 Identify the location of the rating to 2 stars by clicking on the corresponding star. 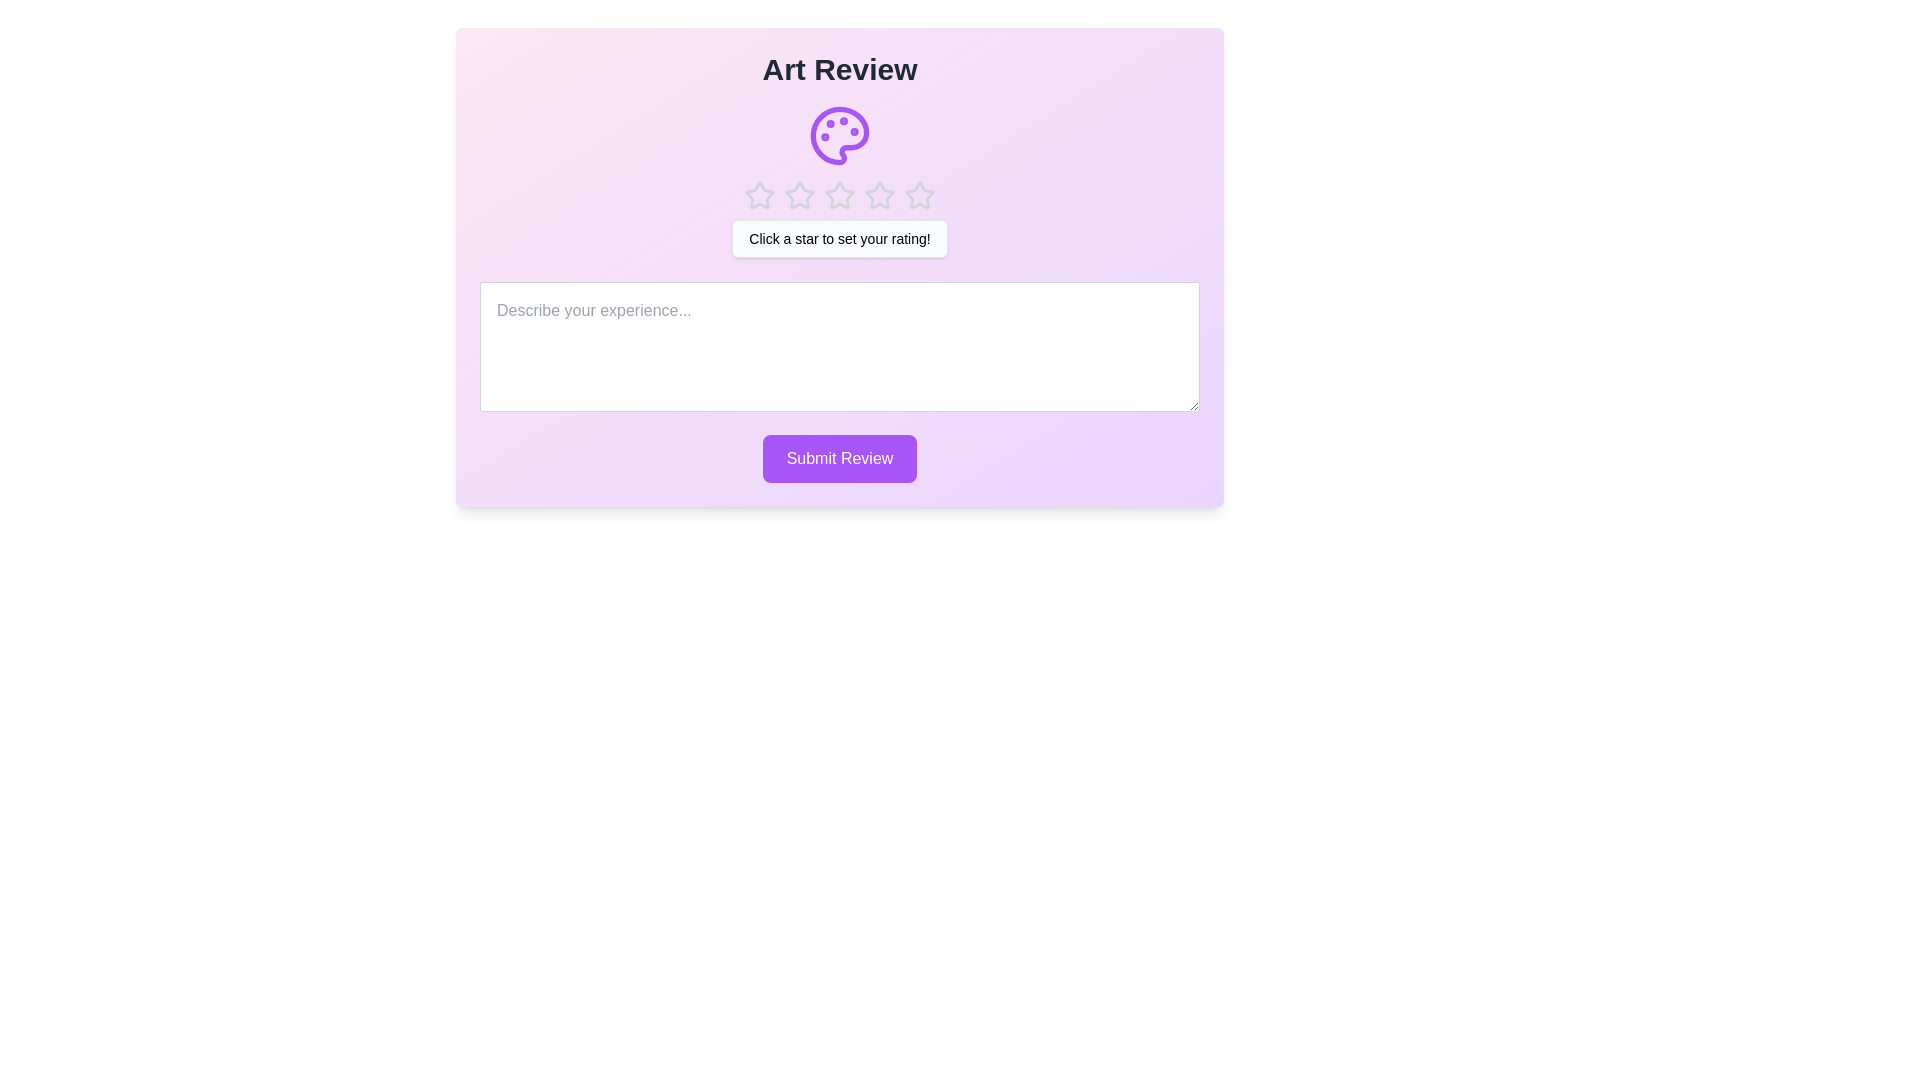
(800, 196).